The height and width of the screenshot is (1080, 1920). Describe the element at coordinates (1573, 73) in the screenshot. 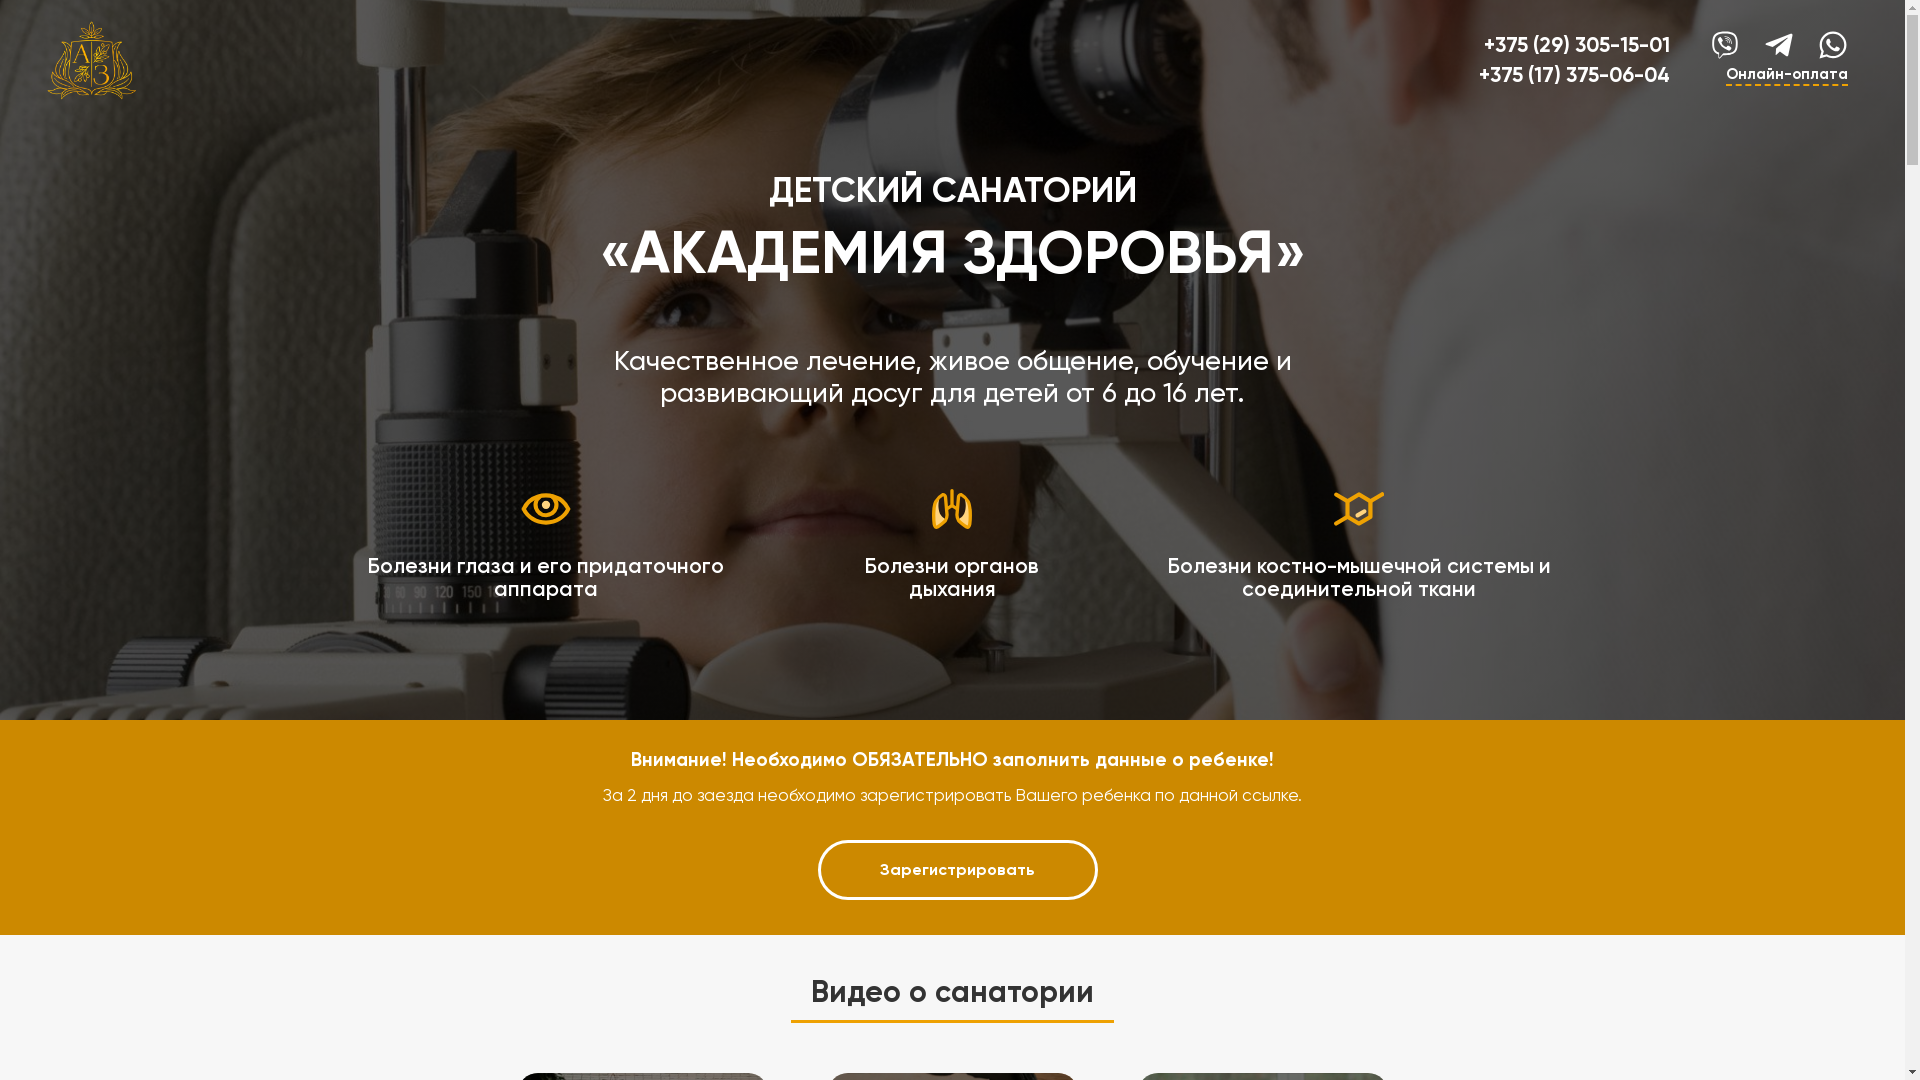

I see `'+375 (17) 375-06-04'` at that location.